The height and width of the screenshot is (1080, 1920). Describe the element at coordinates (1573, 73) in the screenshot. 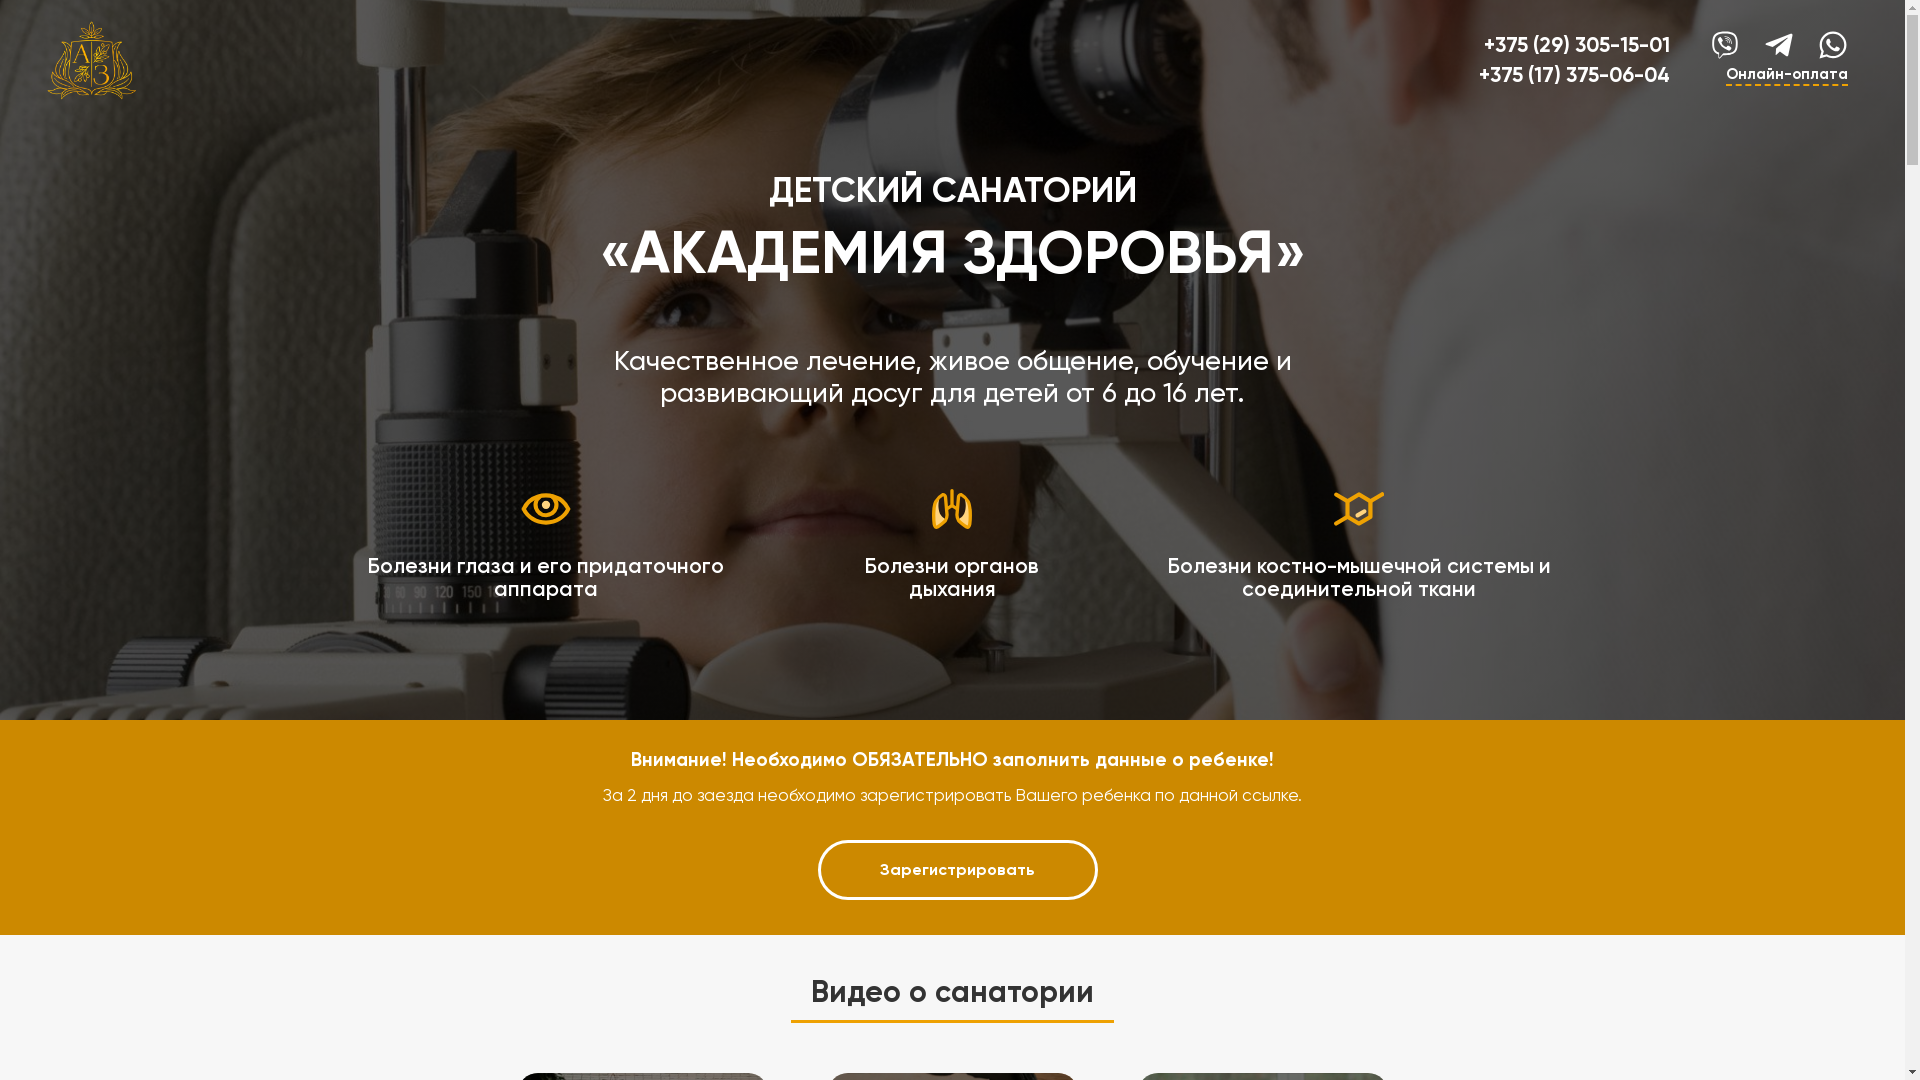

I see `'+375 (17) 375-06-04'` at that location.